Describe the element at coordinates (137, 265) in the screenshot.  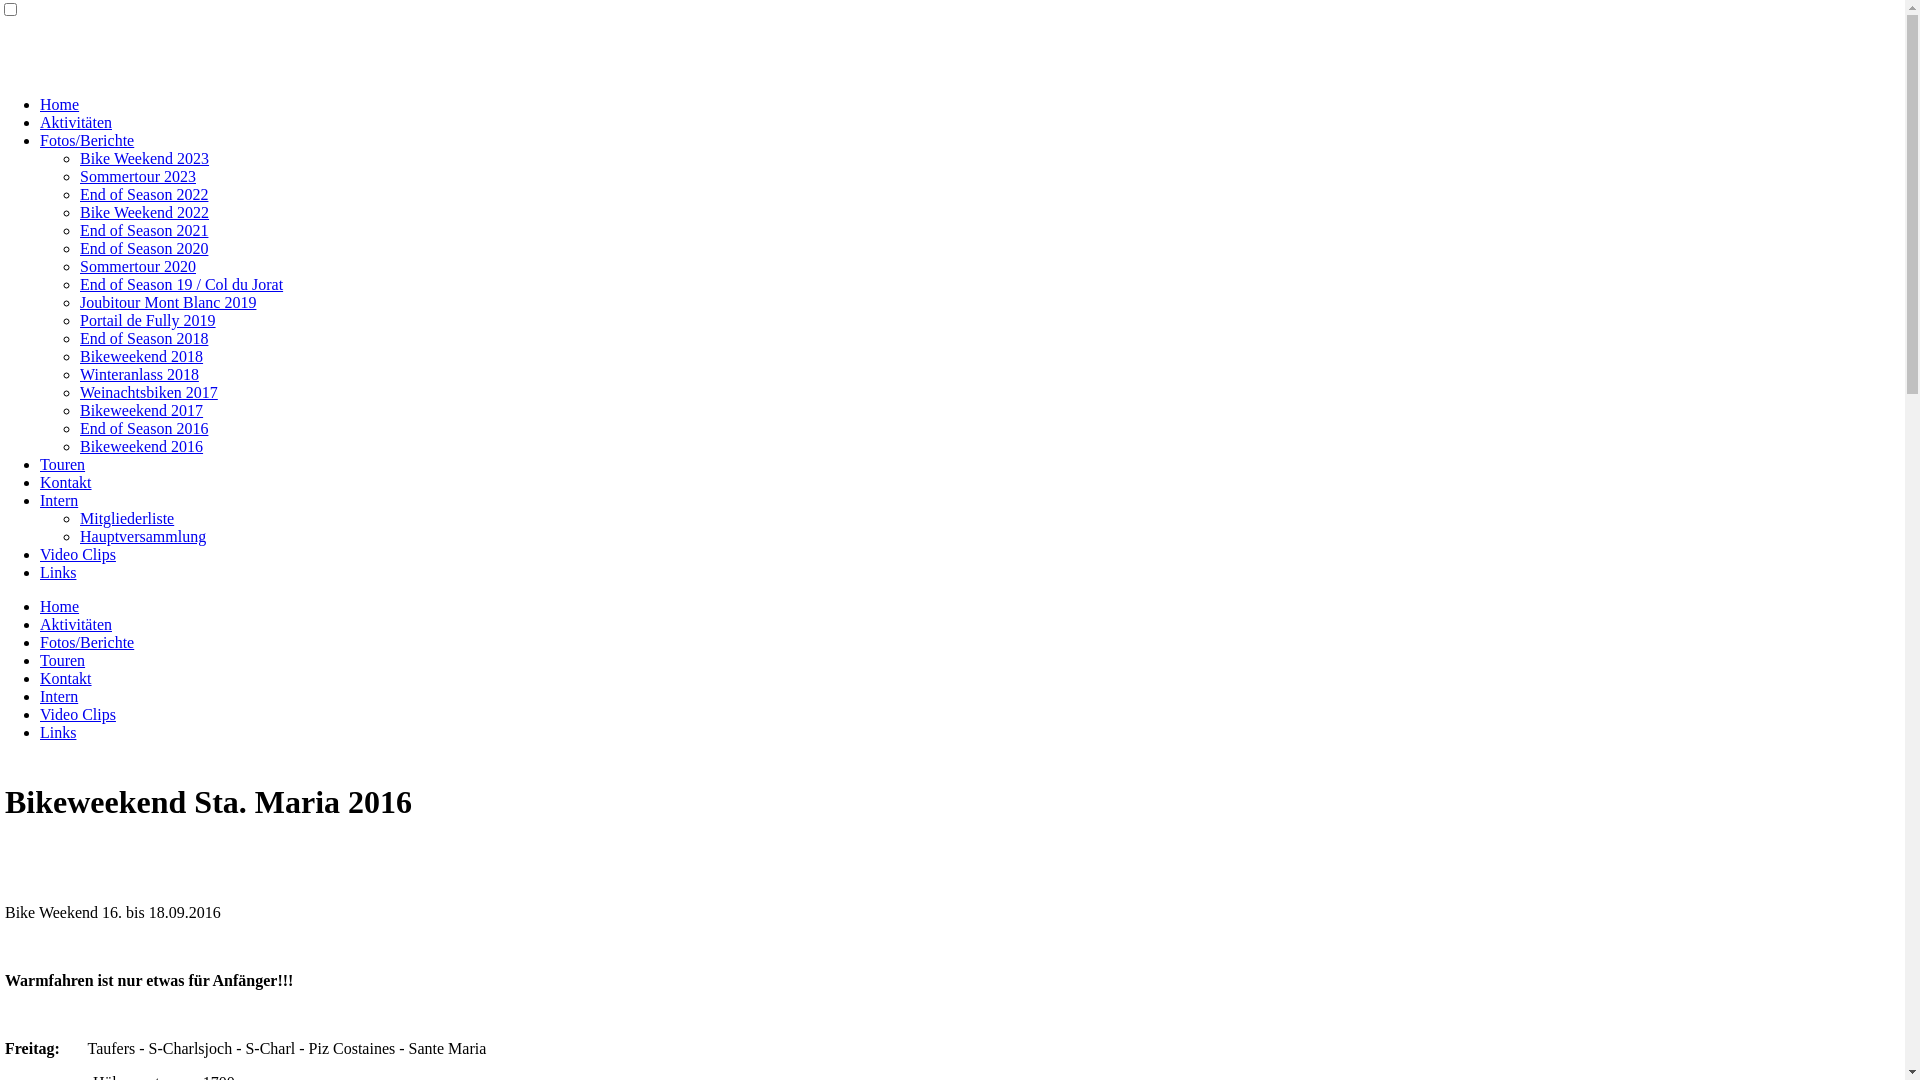
I see `'Sommertour 2020'` at that location.